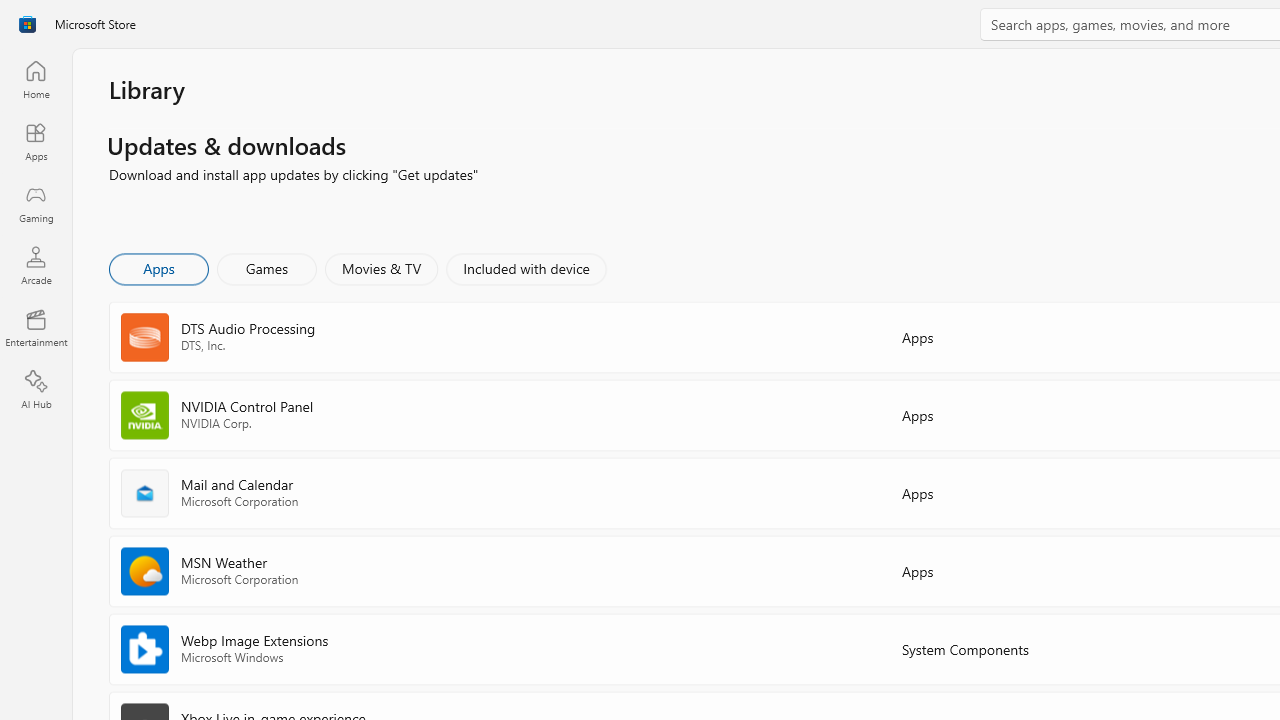 This screenshot has width=1280, height=720. I want to click on 'Movies & TV', so click(381, 267).